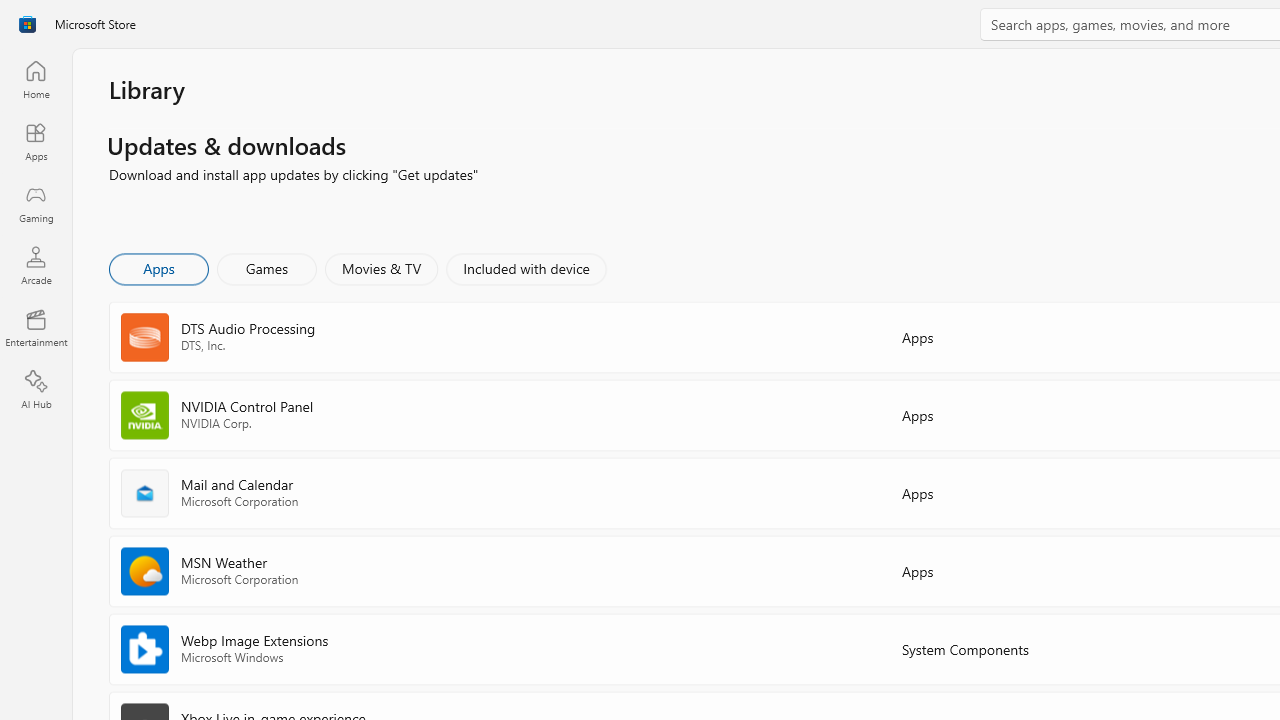 This screenshot has width=1280, height=720. I want to click on 'Movies & TV', so click(381, 267).